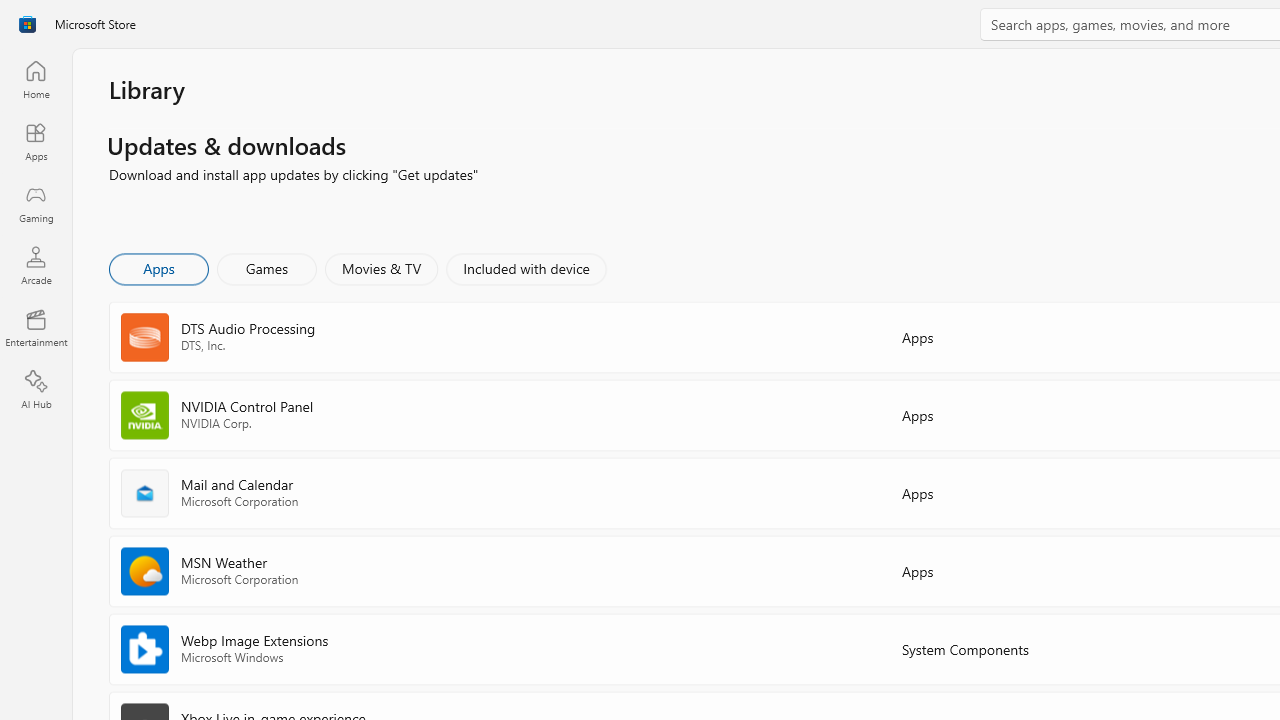 This screenshot has width=1280, height=720. I want to click on 'Movies & TV', so click(381, 267).